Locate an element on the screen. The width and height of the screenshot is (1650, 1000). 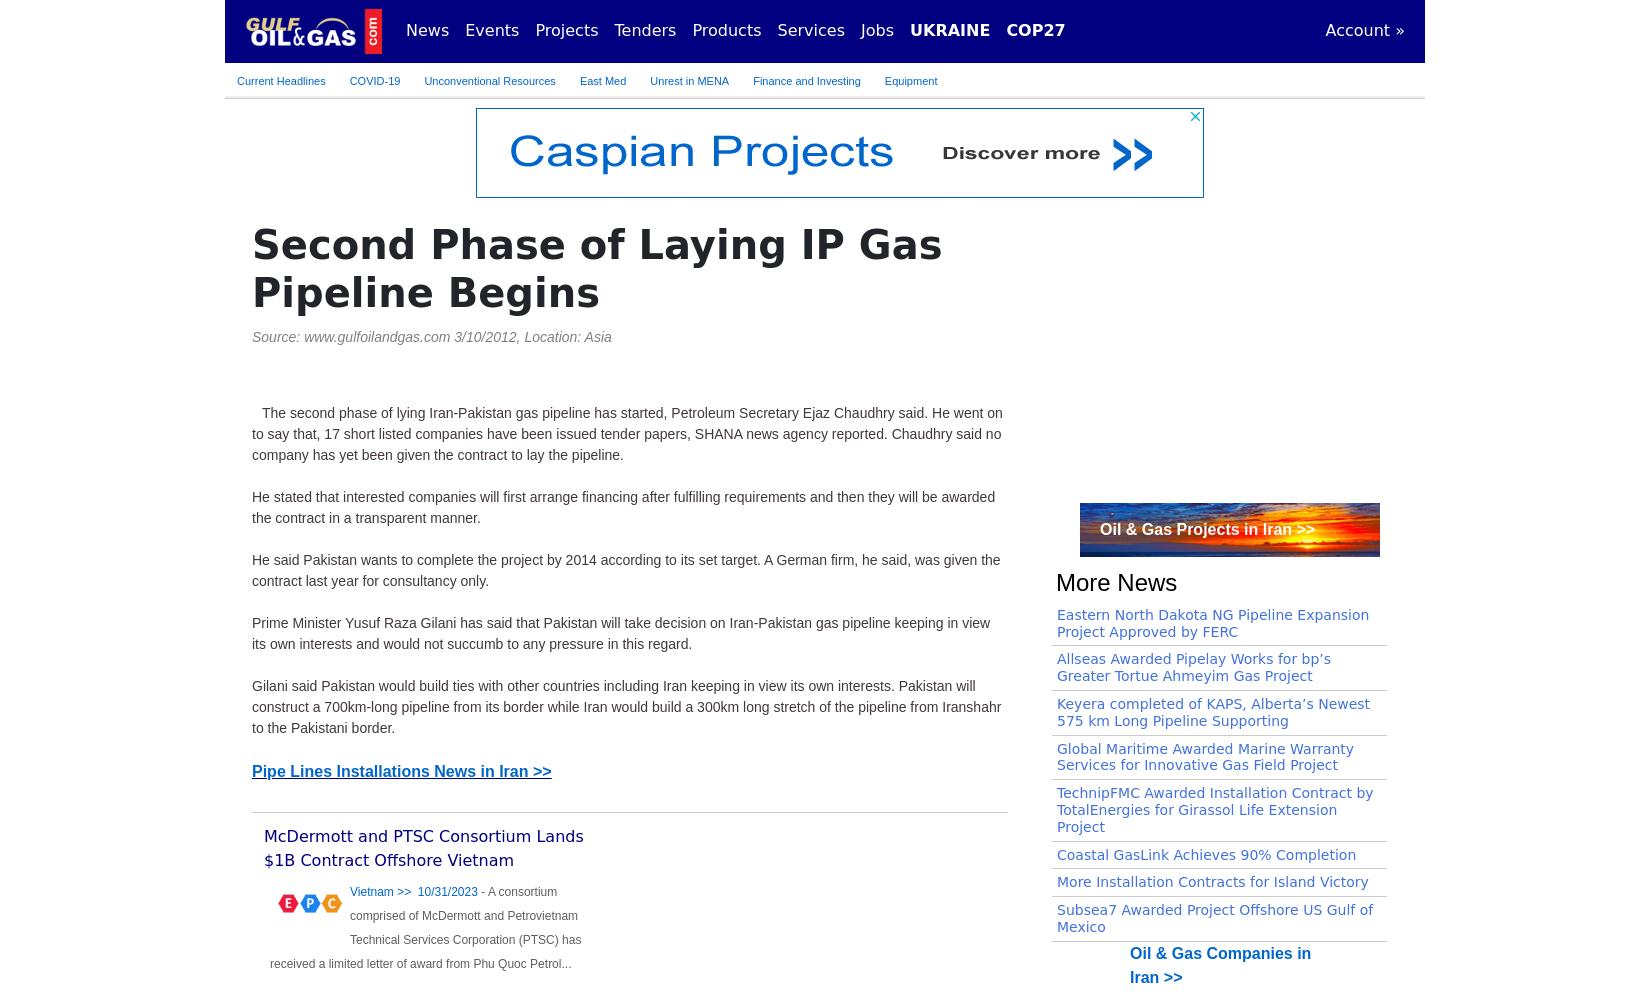
'TechnipFMC Awarded Installation Contract by TotalEnergies for Girassol Life Extension Project' is located at coordinates (1215, 809).